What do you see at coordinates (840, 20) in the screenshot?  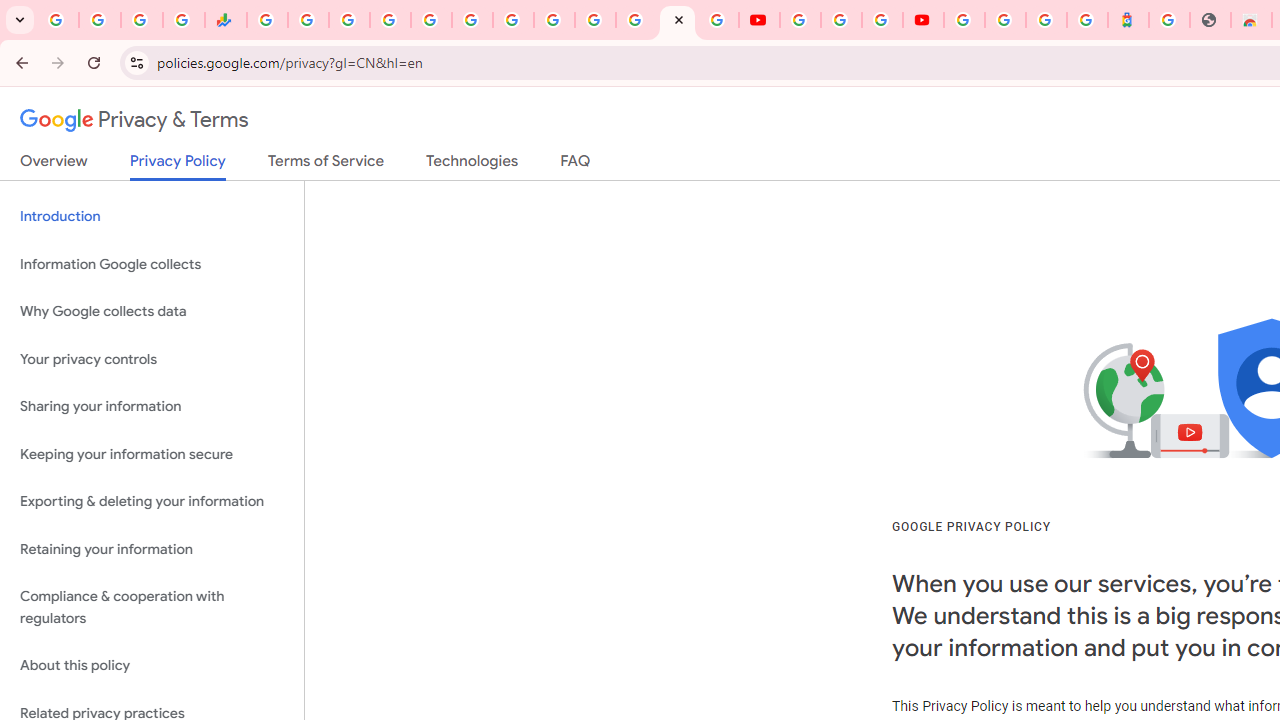 I see `'Google Account Help'` at bounding box center [840, 20].